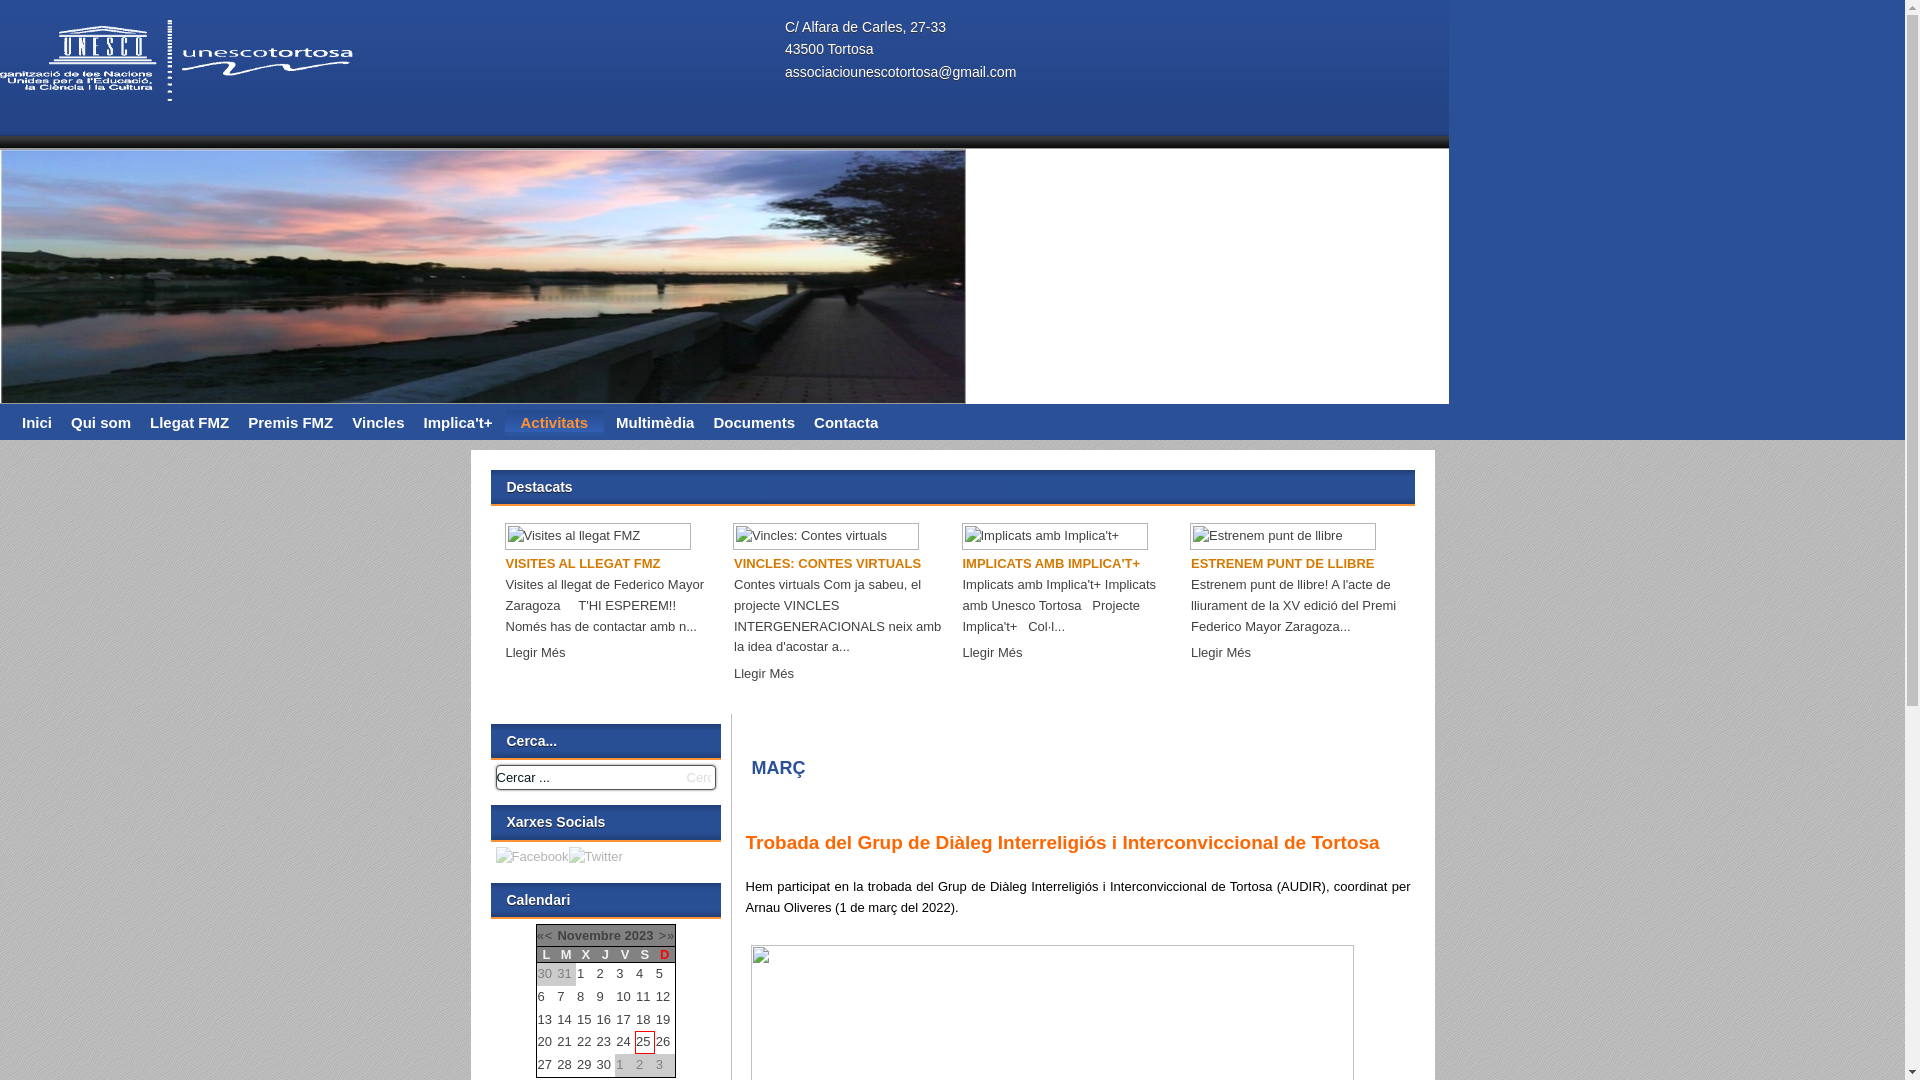  What do you see at coordinates (622, 1040) in the screenshot?
I see `'24'` at bounding box center [622, 1040].